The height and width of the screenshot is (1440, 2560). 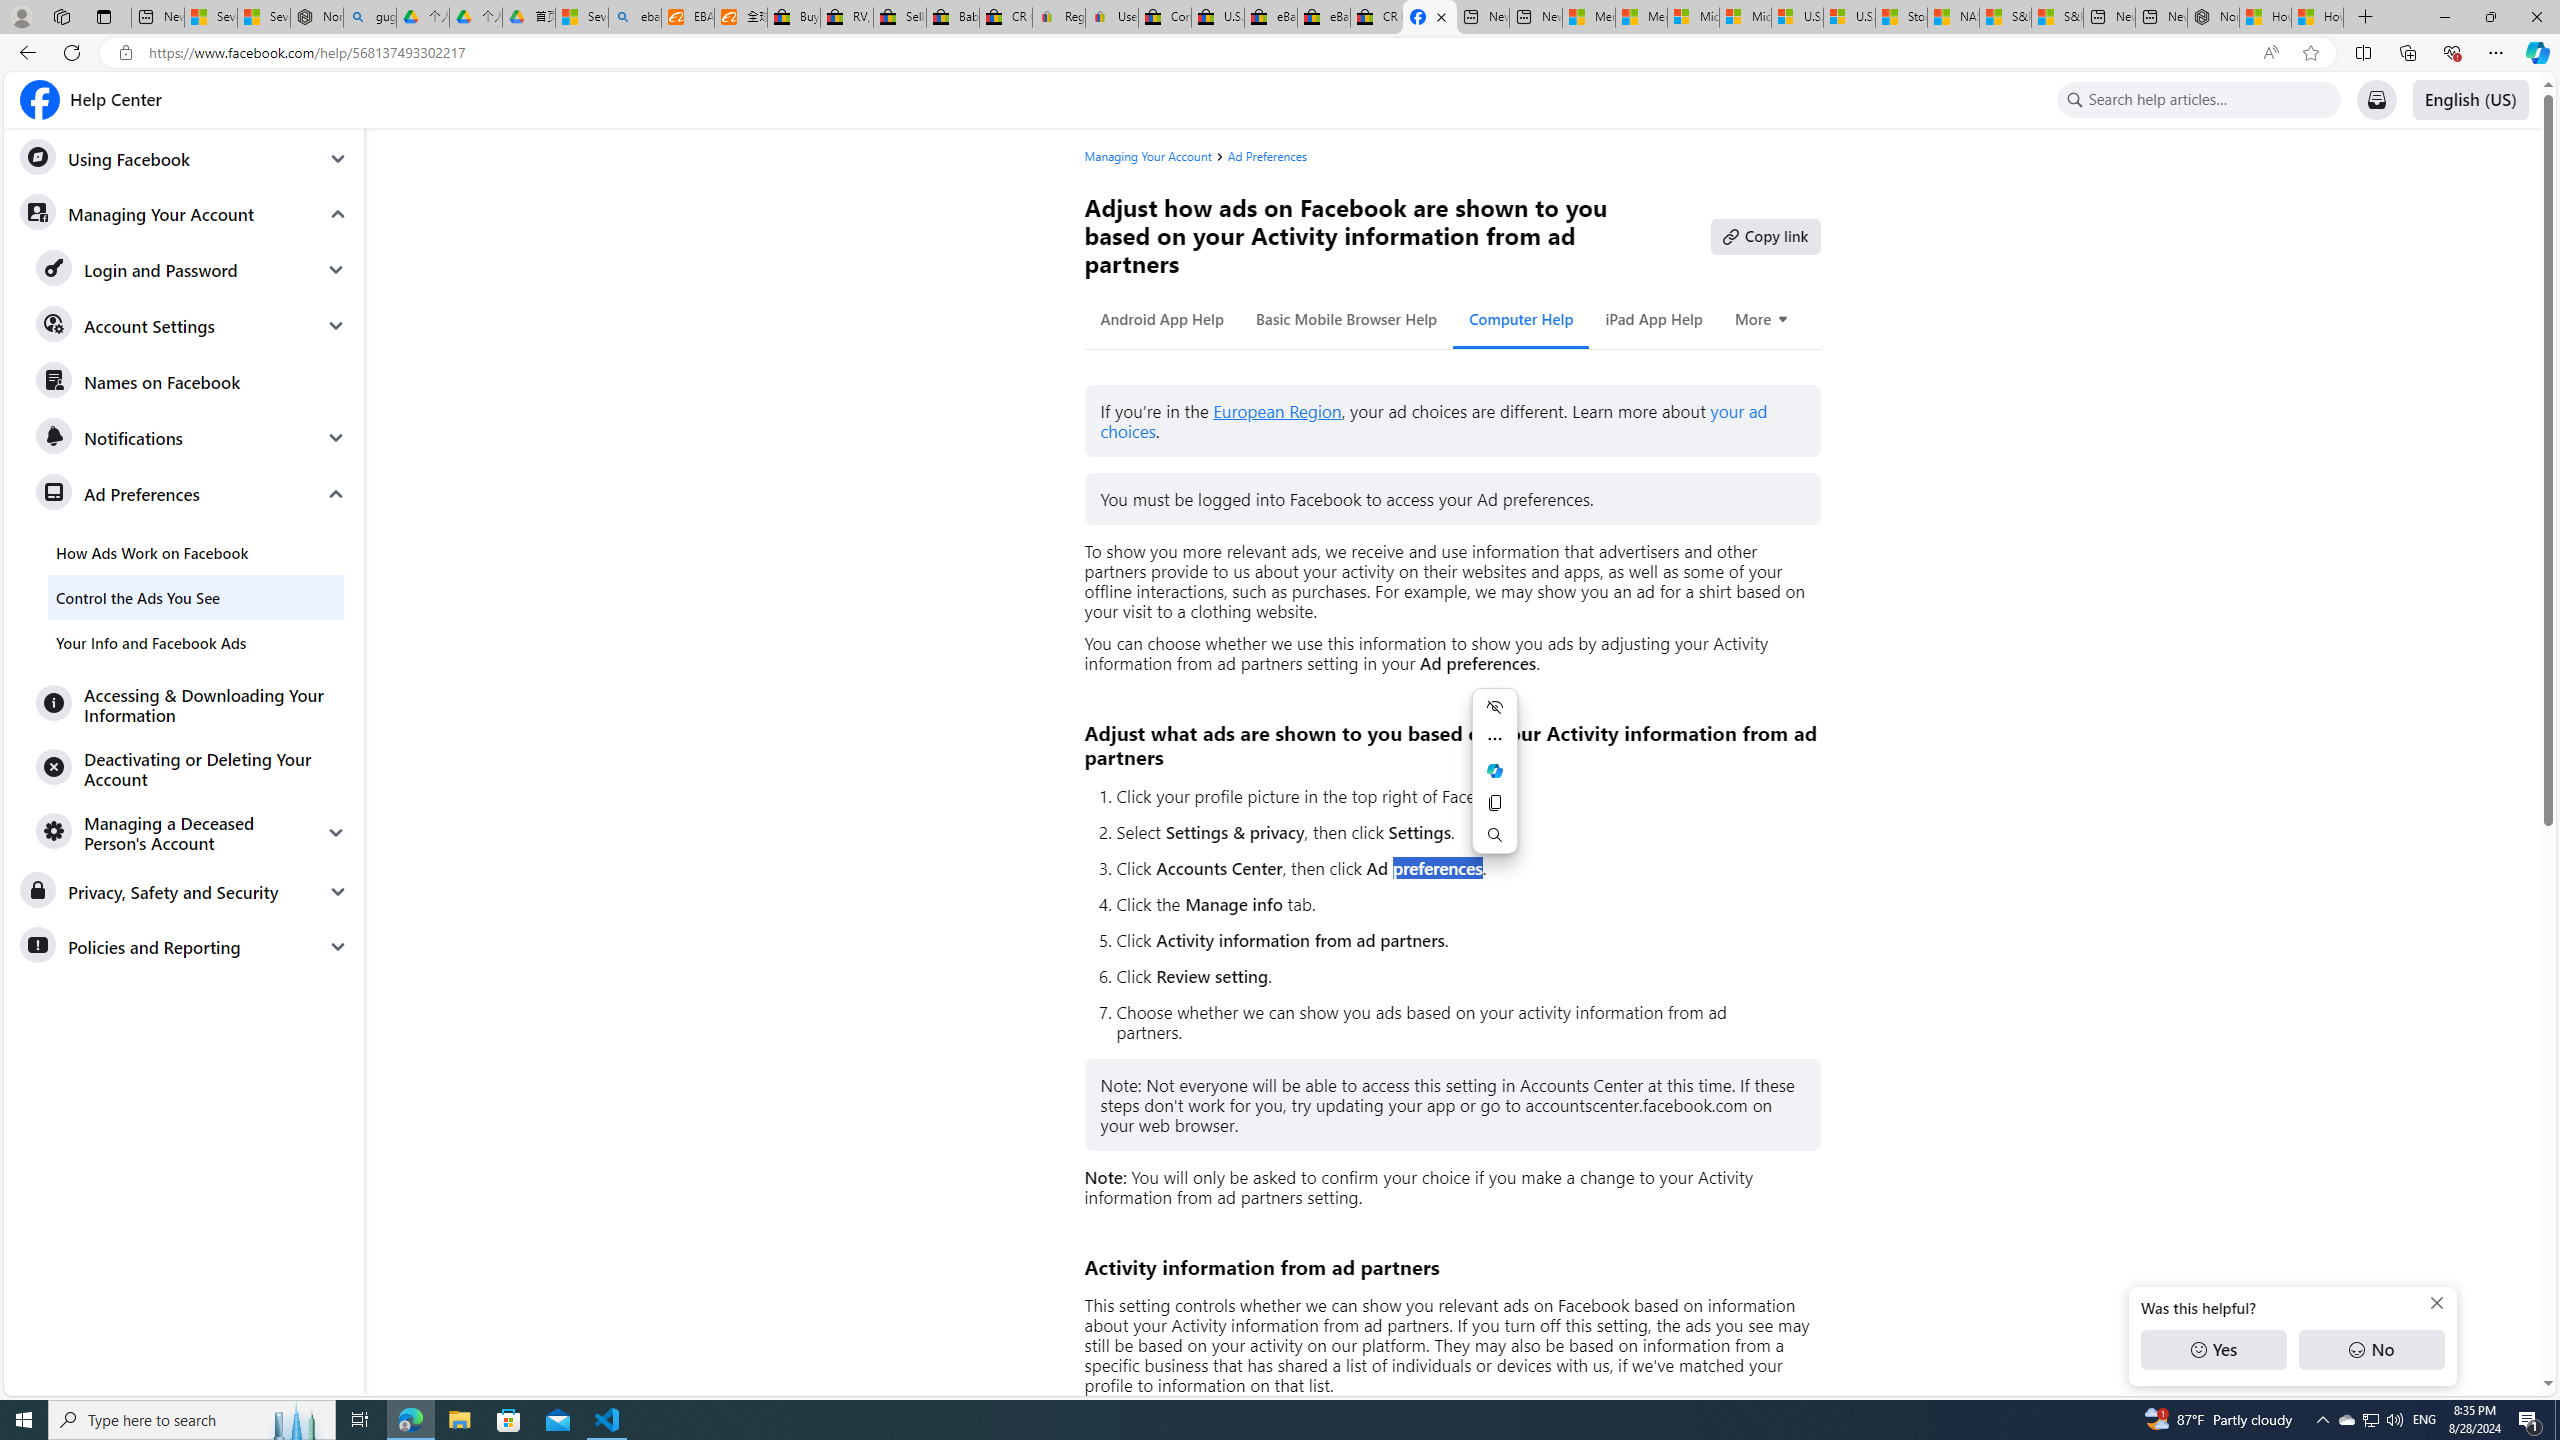 I want to click on 'Ad Preferences', so click(x=1267, y=156).